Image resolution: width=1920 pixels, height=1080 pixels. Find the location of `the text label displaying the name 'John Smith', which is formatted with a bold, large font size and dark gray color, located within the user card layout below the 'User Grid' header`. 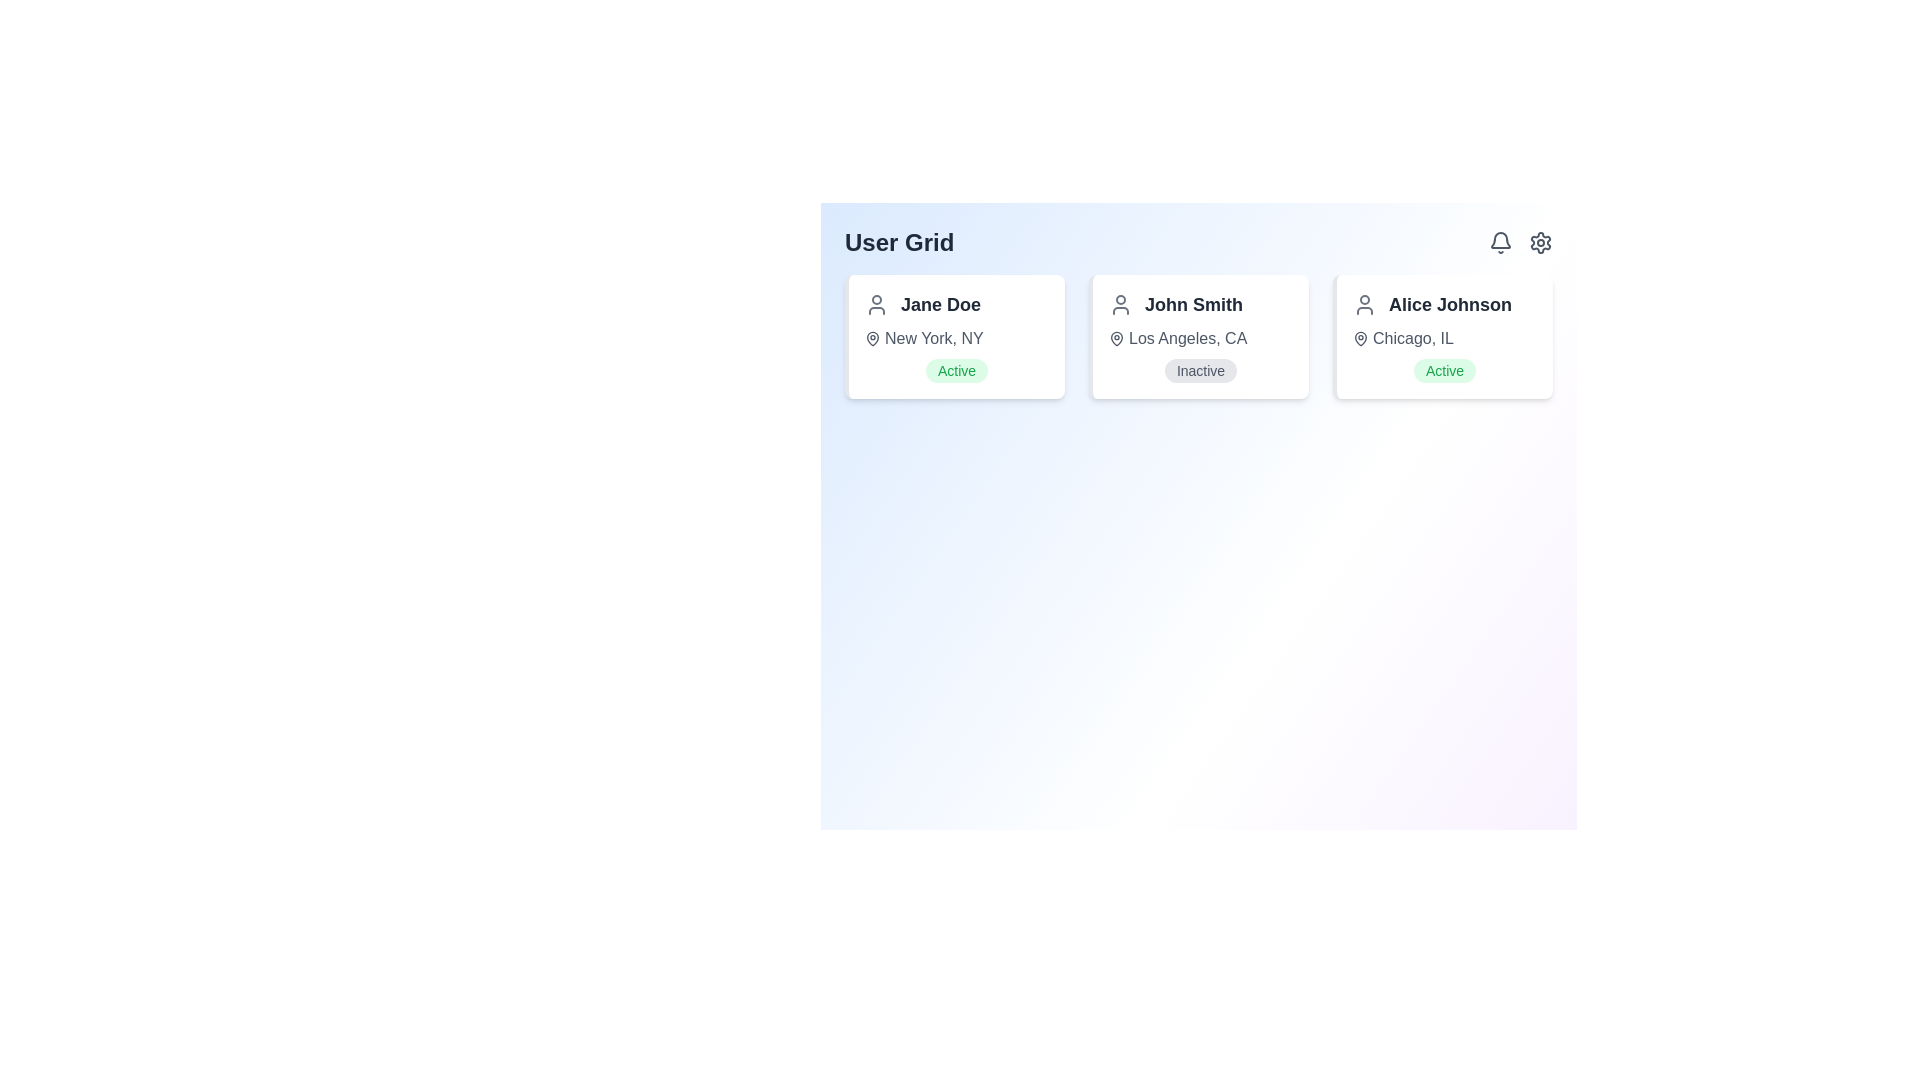

the text label displaying the name 'John Smith', which is formatted with a bold, large font size and dark gray color, located within the user card layout below the 'User Grid' header is located at coordinates (1194, 304).